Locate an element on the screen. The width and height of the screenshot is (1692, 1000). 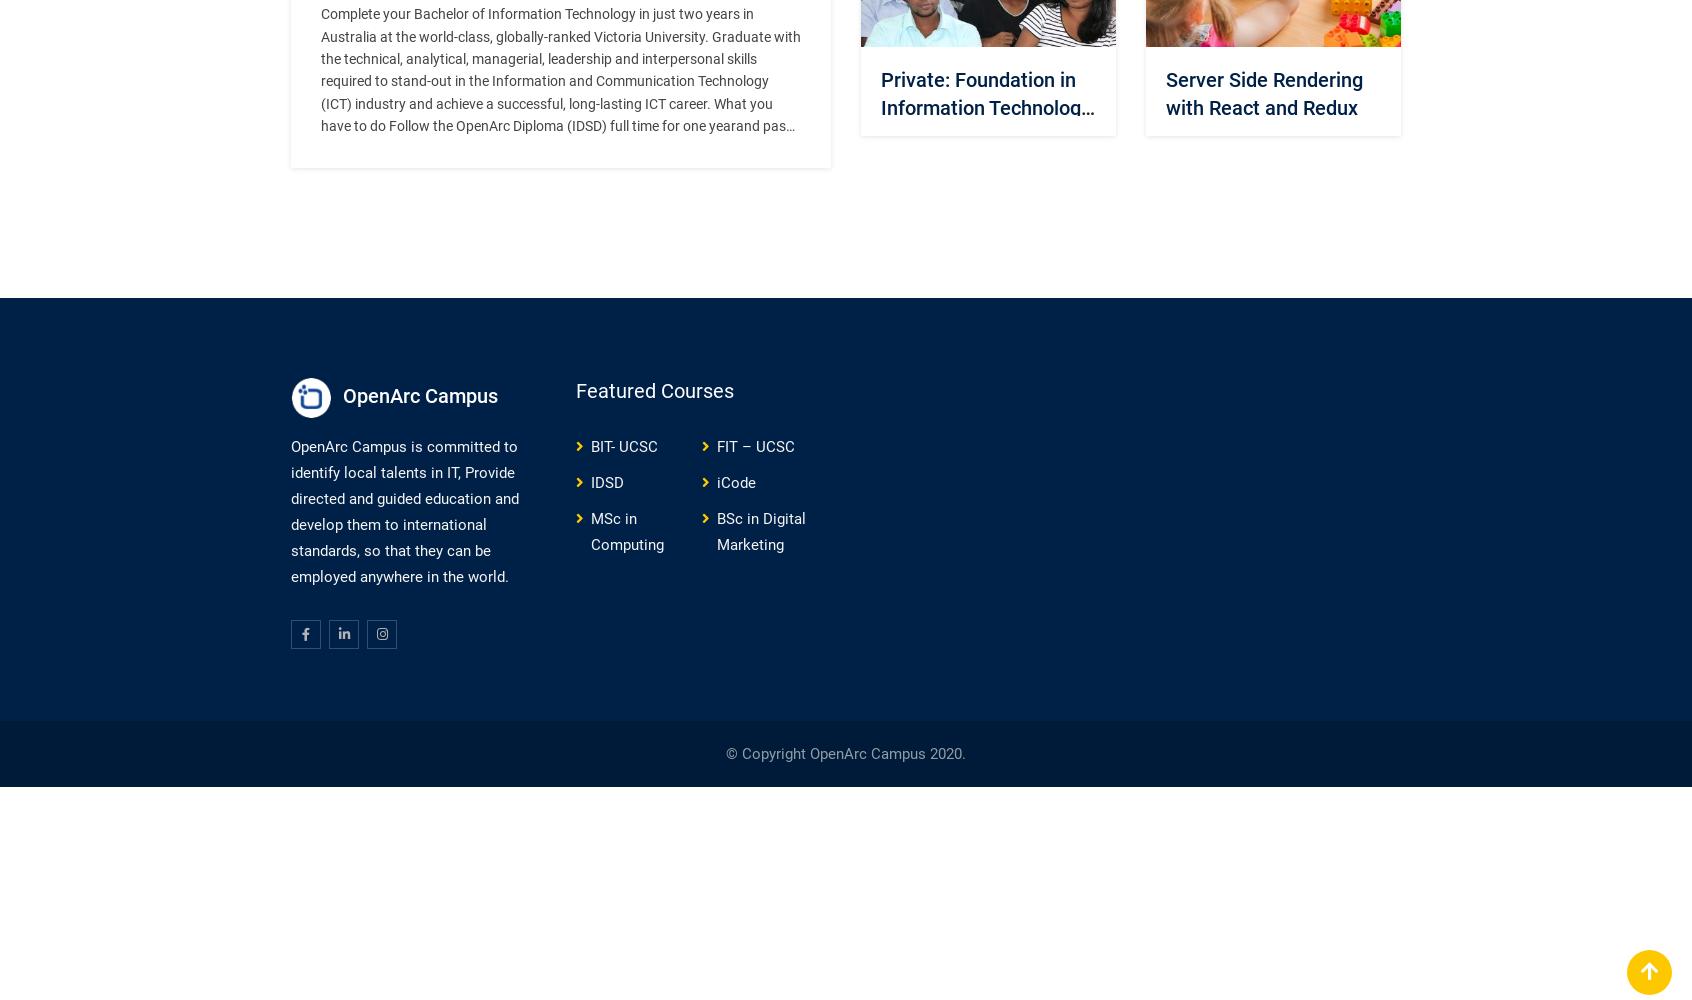
'Complete your Bachelor of Information Technology in just two years in Australia at the world-class, globally-ranked Victoria University. Graduate with the technical, analytical, managerial, leadership and interpersonal skills required to stand-out in the Information and Communication Technology (ICT) industry and achieve a successful, long-lasting ICT career. What you have to do Follow the OpenArc Diploma (IDSD) full time for one yearand pass with good grades. Do the English test, IELTS & obtain at least 6.0 for all four sections Benefits of this programme By doing the first year here at OpenArc, you save a lot of money.It costs less than one tenth (10%) of the Australian course fee. You have a transition period of one year. Start the degree from the second year at Victoria University. Improve your skills & get ready to face the challenges in Australia. Meet the Victoria University representatives in Sri Lanka & sort all your problems/difficulties, before going to Australia. Obtain the degree from a highly recognized, state university in Australia, which is ranked in top 2% of universities worldwide. Contact Us' is located at coordinates (561, 170).